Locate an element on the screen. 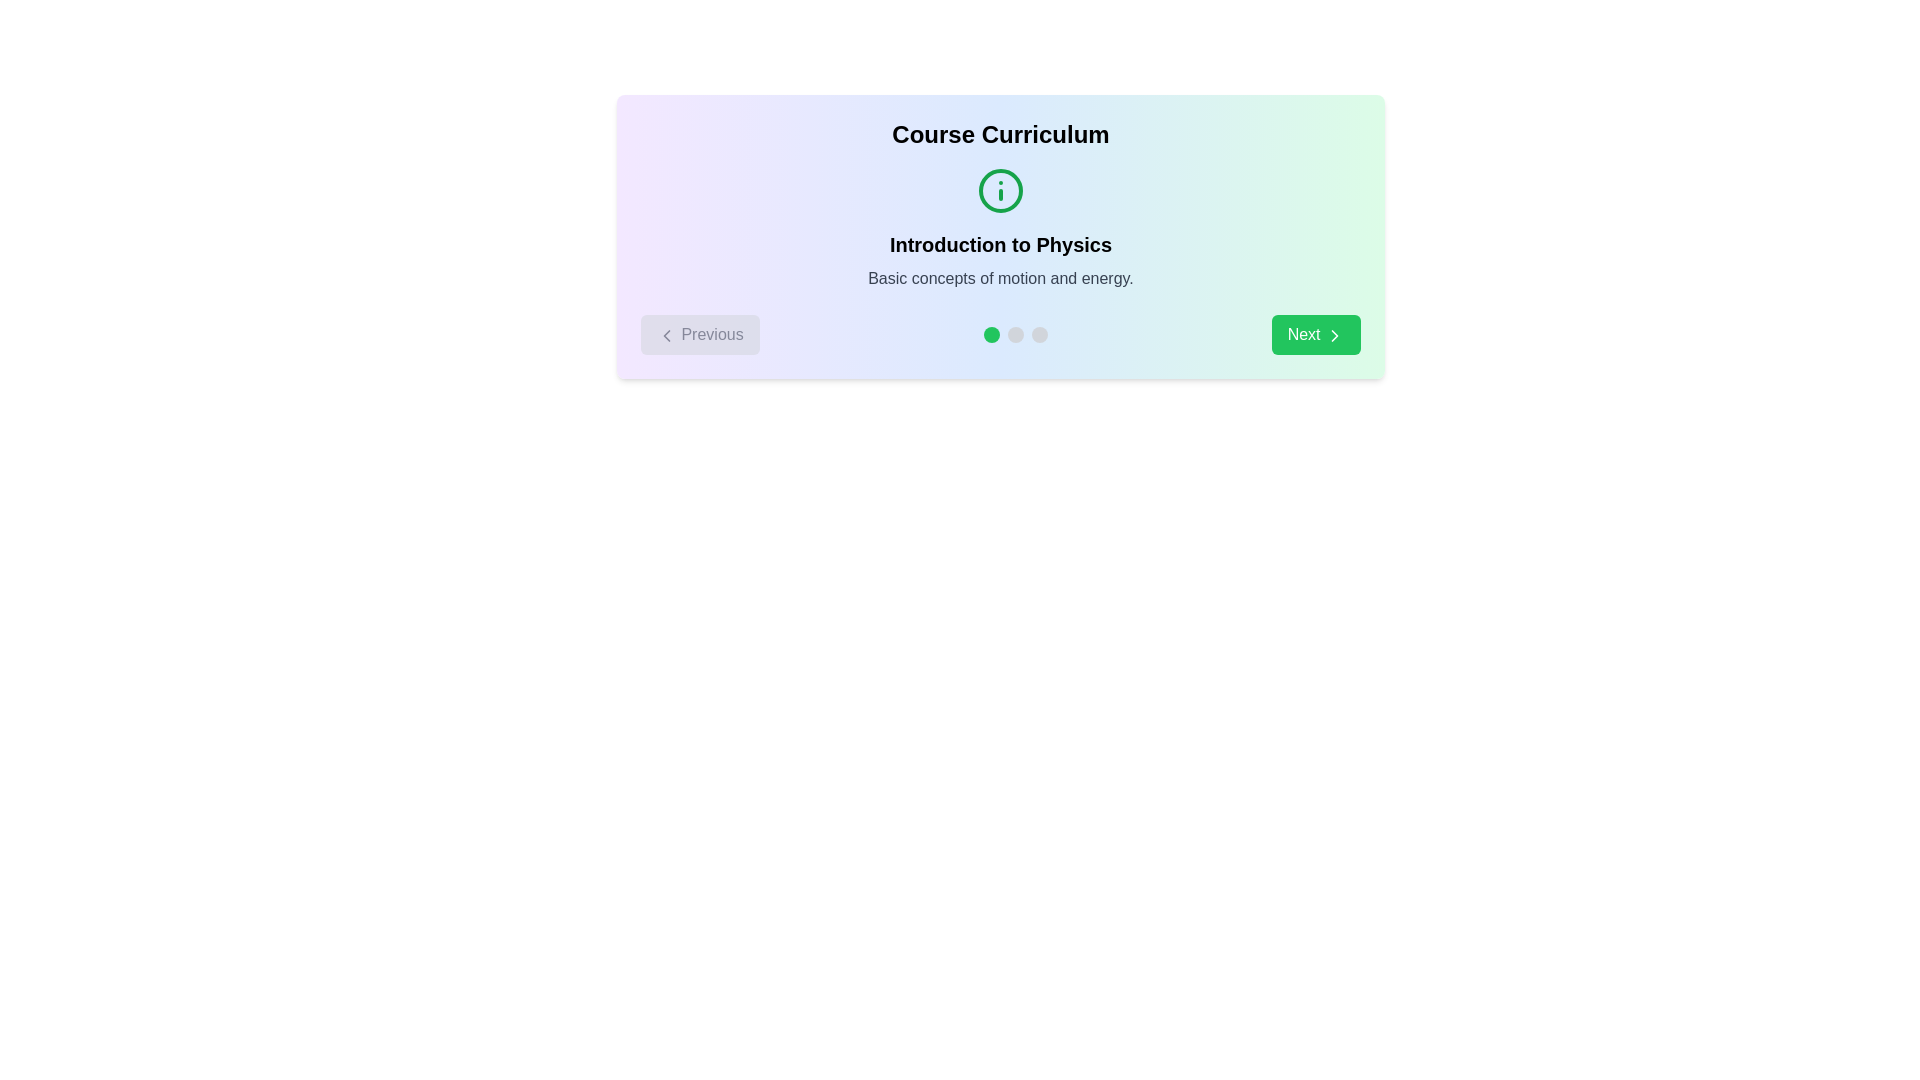 This screenshot has width=1920, height=1080. the visual indicator located on the far left of a row of three circular components, which represents the selected or active state in the navigation sequence is located at coordinates (991, 334).